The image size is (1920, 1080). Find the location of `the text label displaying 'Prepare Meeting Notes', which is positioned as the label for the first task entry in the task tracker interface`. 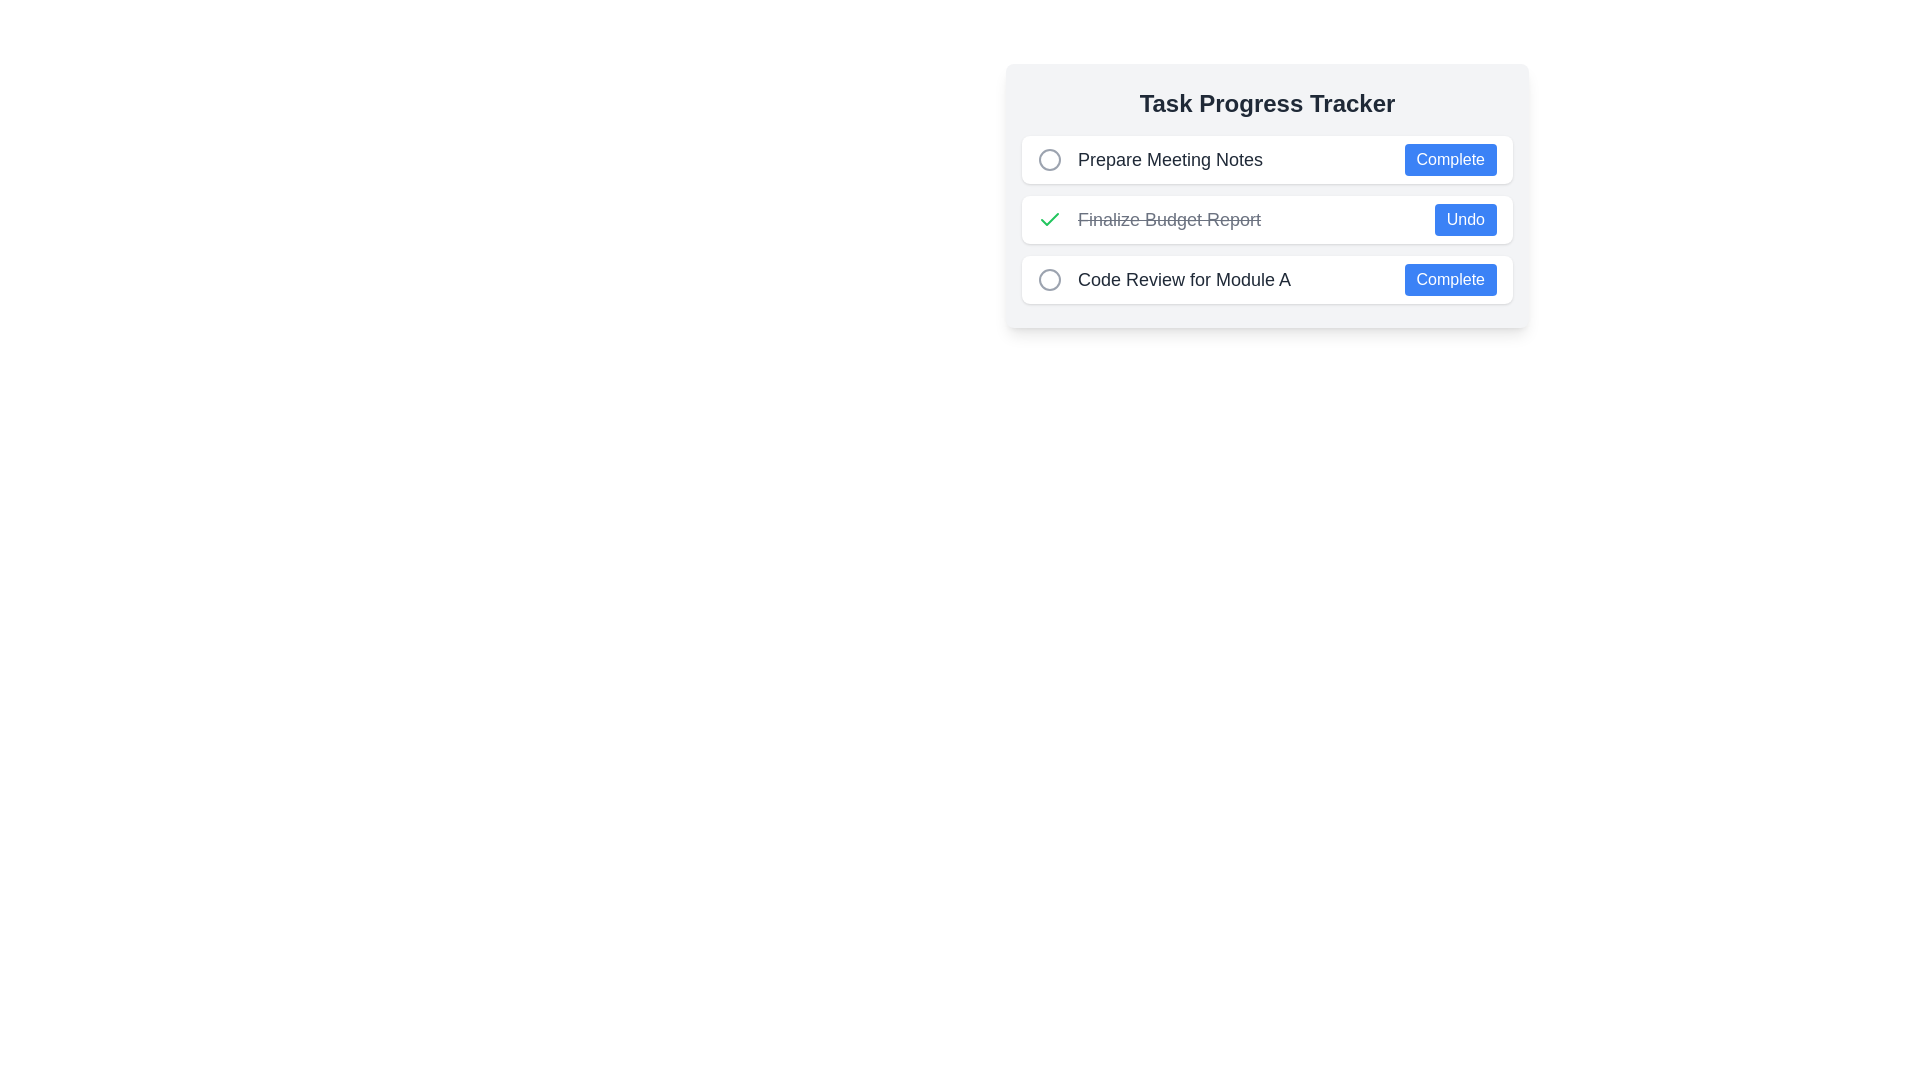

the text label displaying 'Prepare Meeting Notes', which is positioned as the label for the first task entry in the task tracker interface is located at coordinates (1170, 158).